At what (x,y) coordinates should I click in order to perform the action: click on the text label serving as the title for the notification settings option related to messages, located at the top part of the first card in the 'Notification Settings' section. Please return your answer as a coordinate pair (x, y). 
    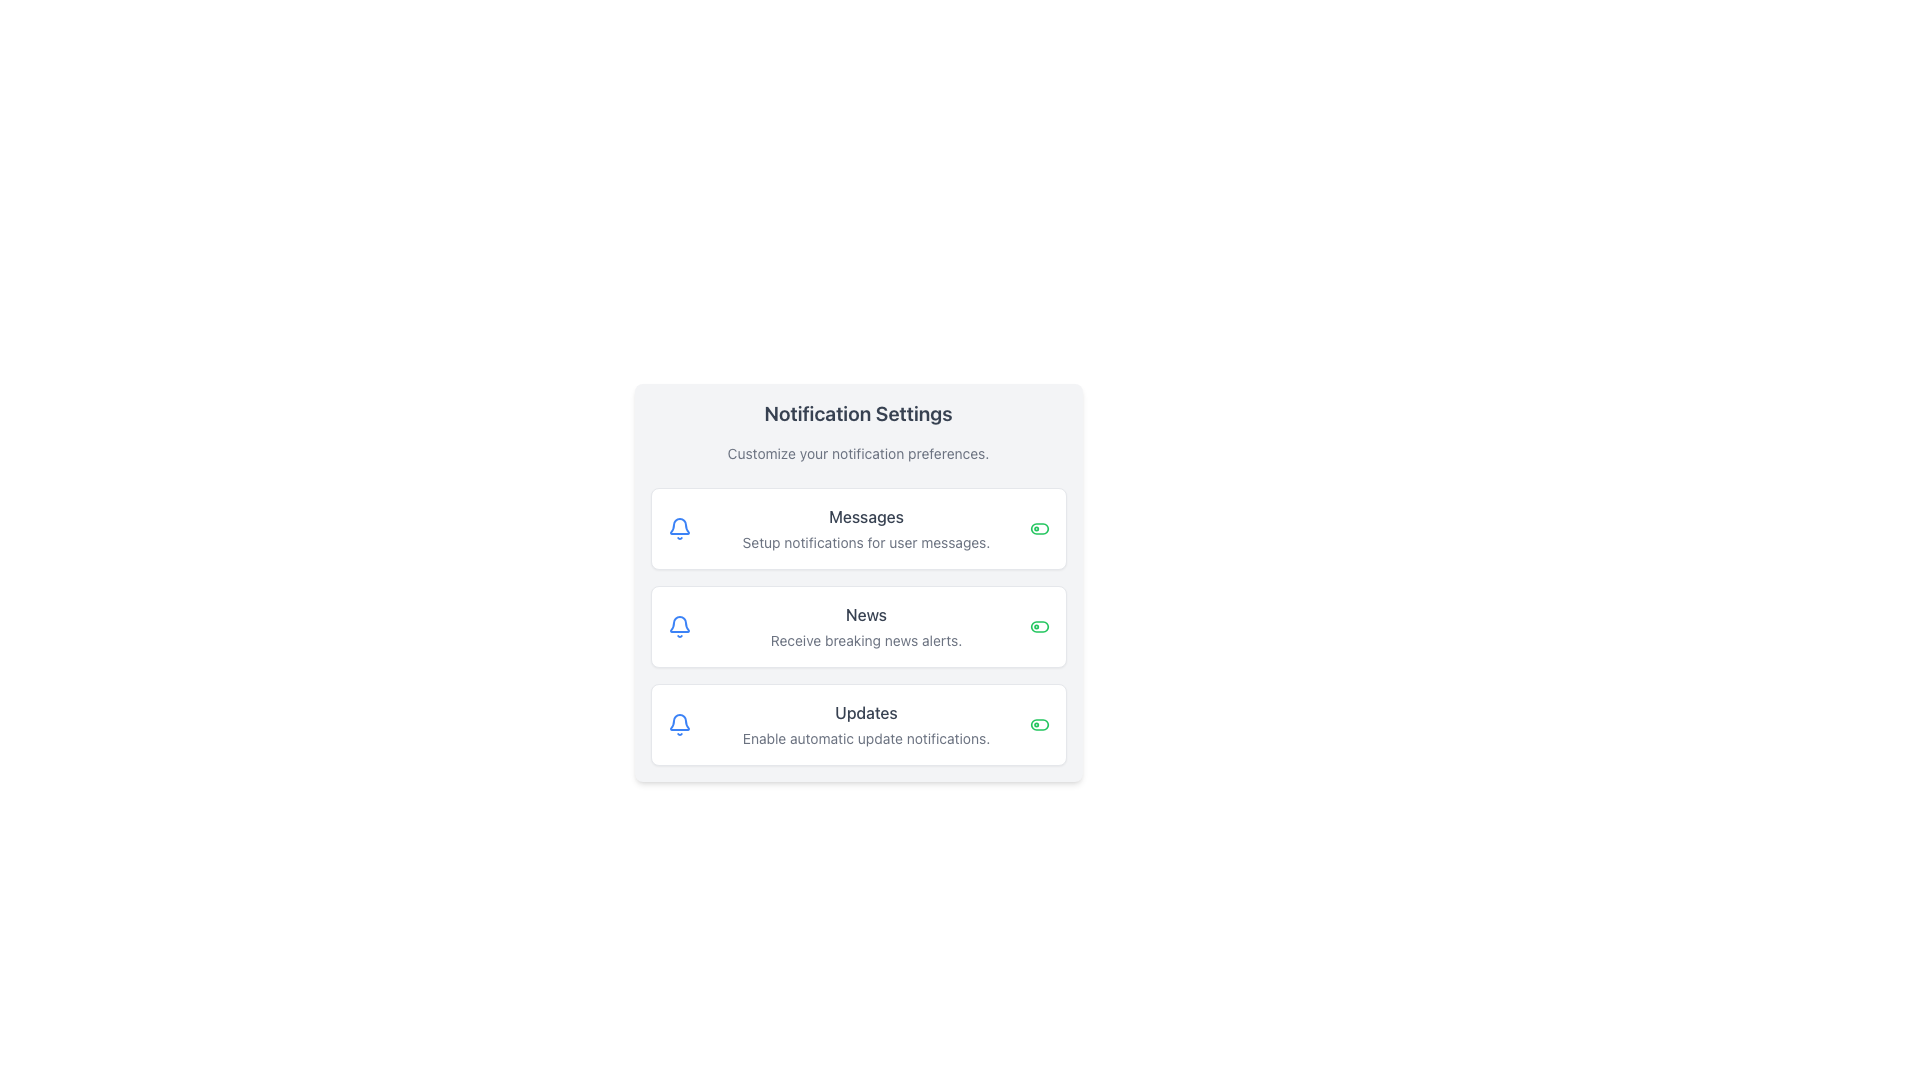
    Looking at the image, I should click on (866, 515).